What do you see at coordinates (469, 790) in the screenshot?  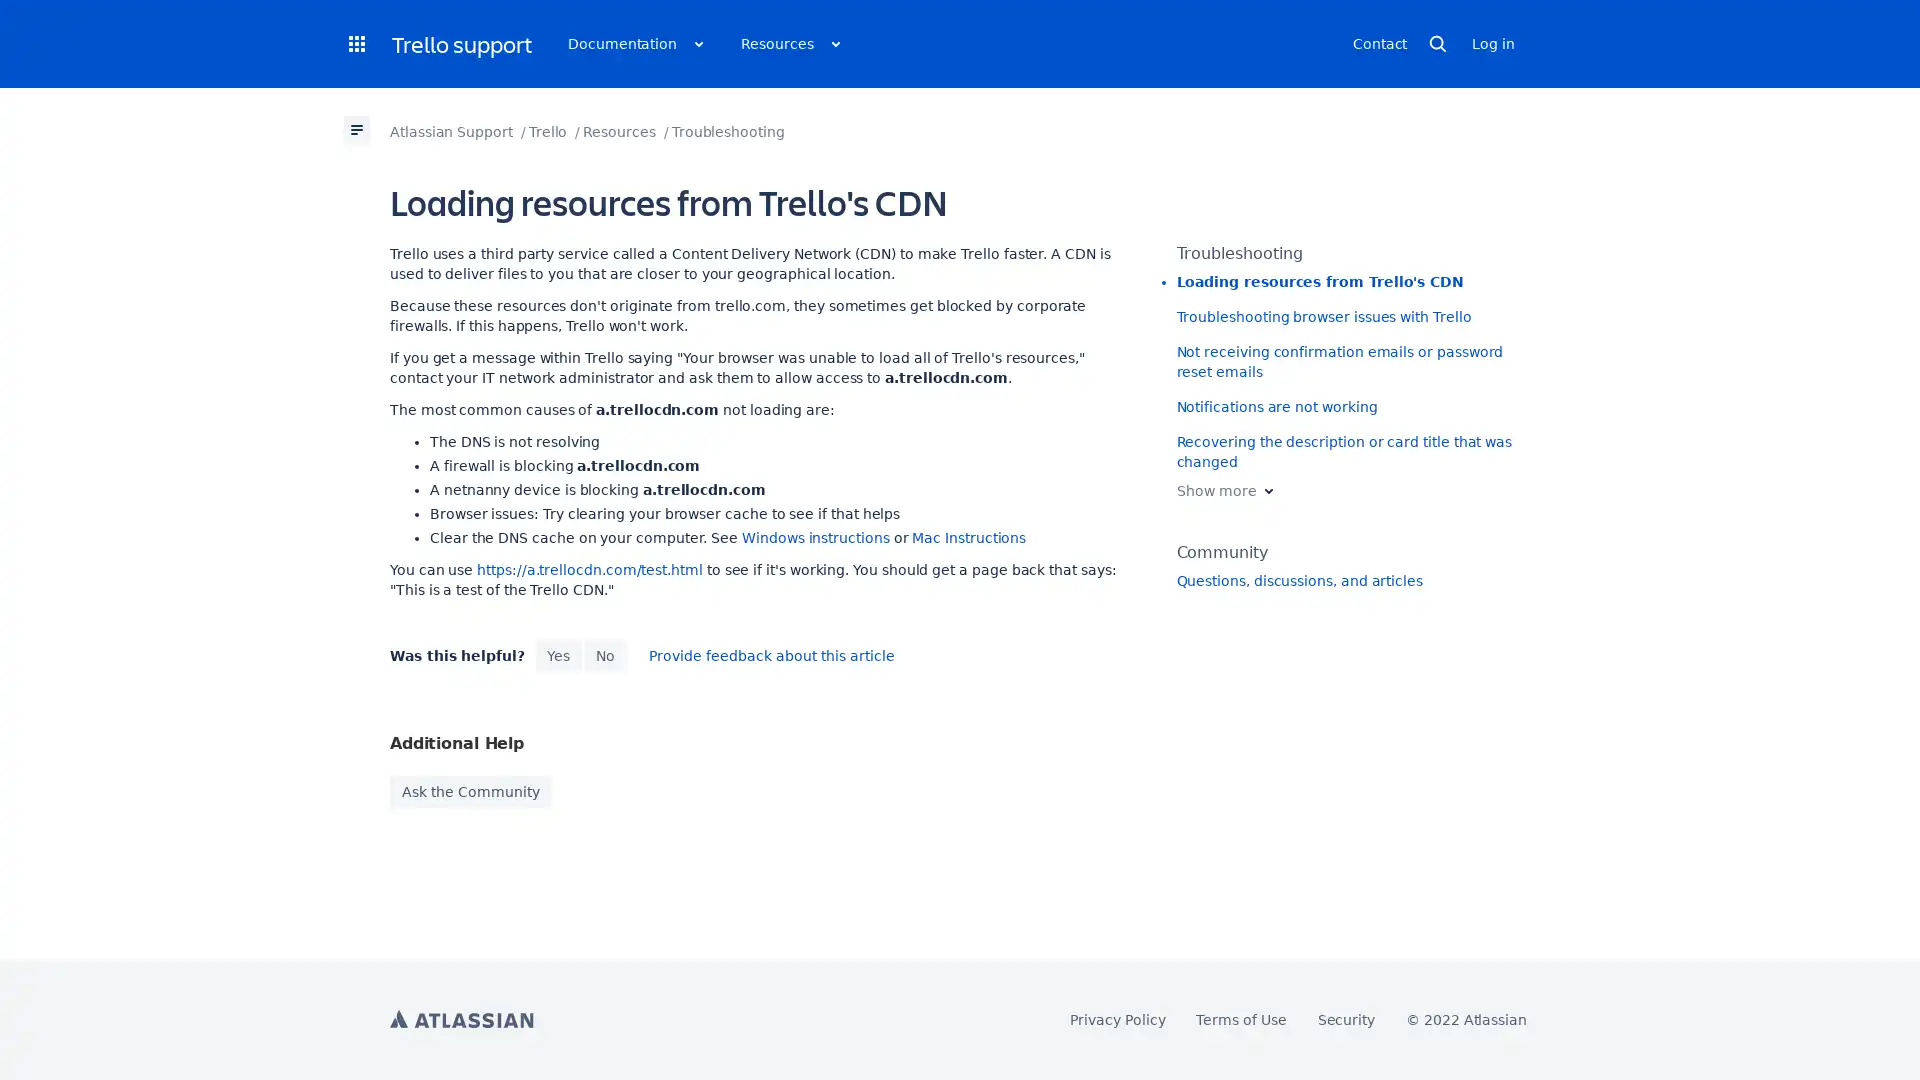 I see `Ask the Community` at bounding box center [469, 790].